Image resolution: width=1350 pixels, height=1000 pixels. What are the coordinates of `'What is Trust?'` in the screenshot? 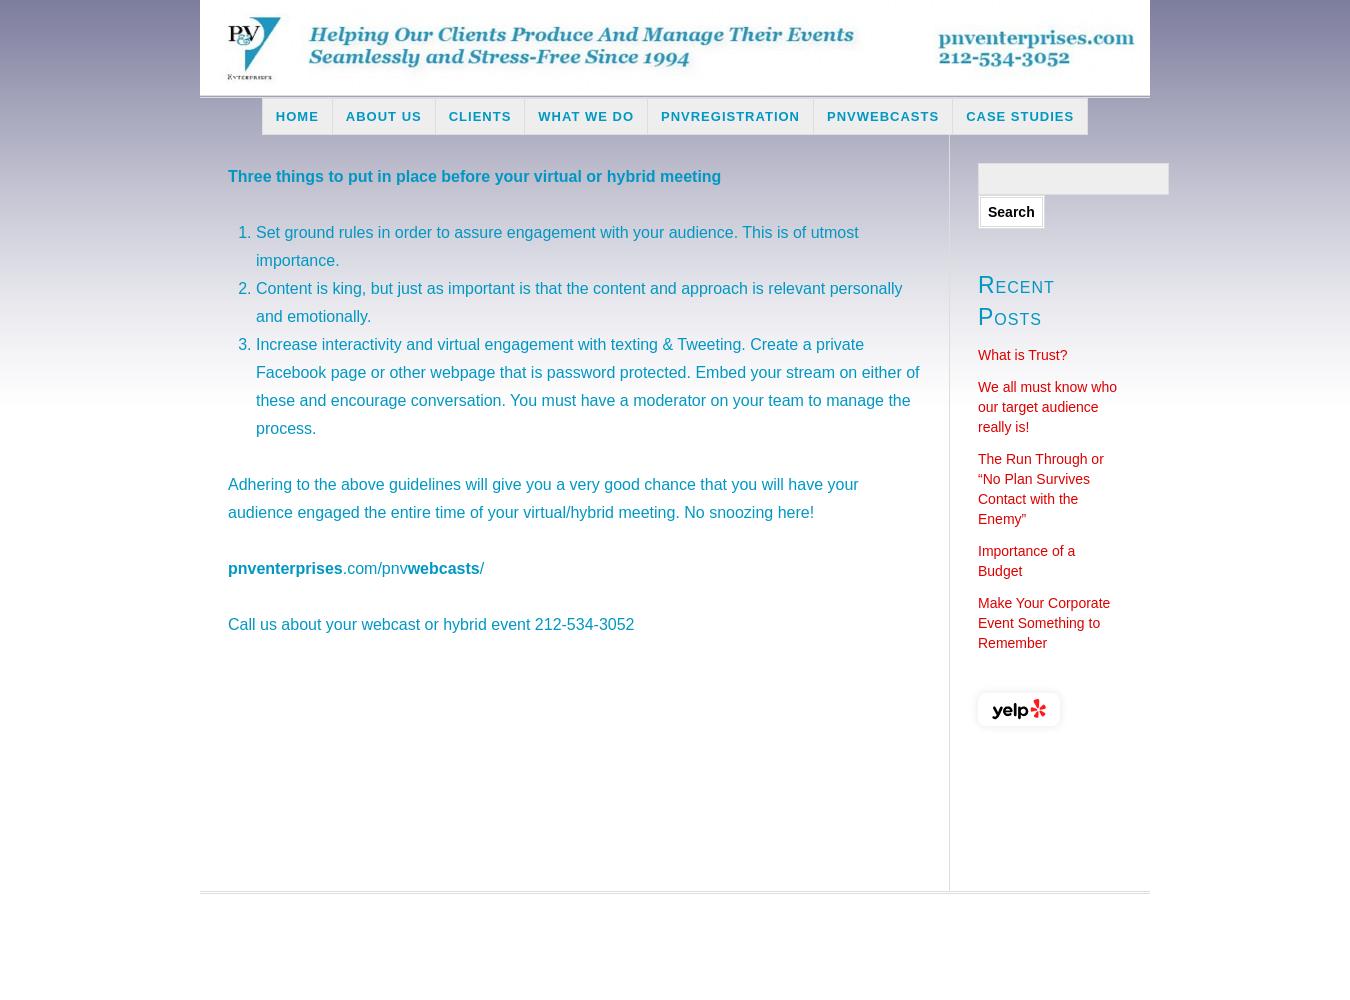 It's located at (976, 354).